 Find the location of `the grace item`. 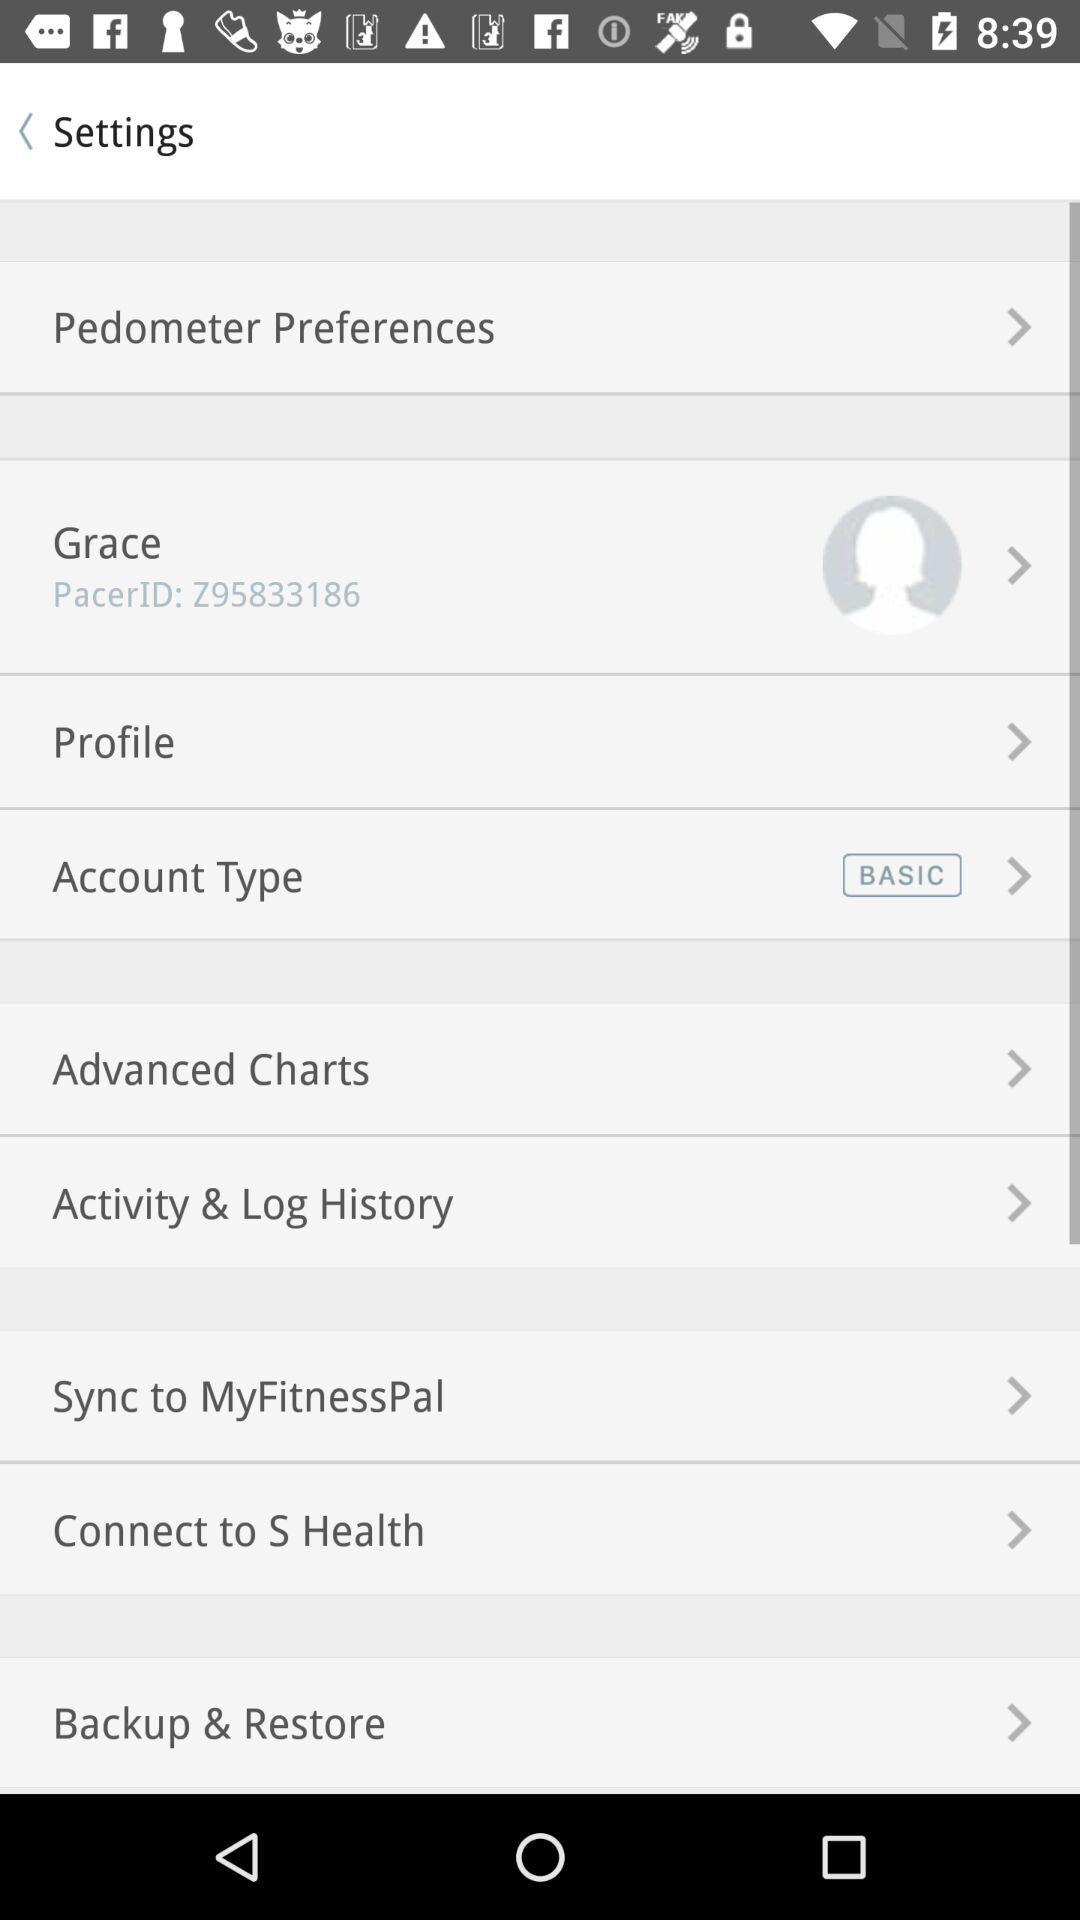

the grace item is located at coordinates (80, 541).